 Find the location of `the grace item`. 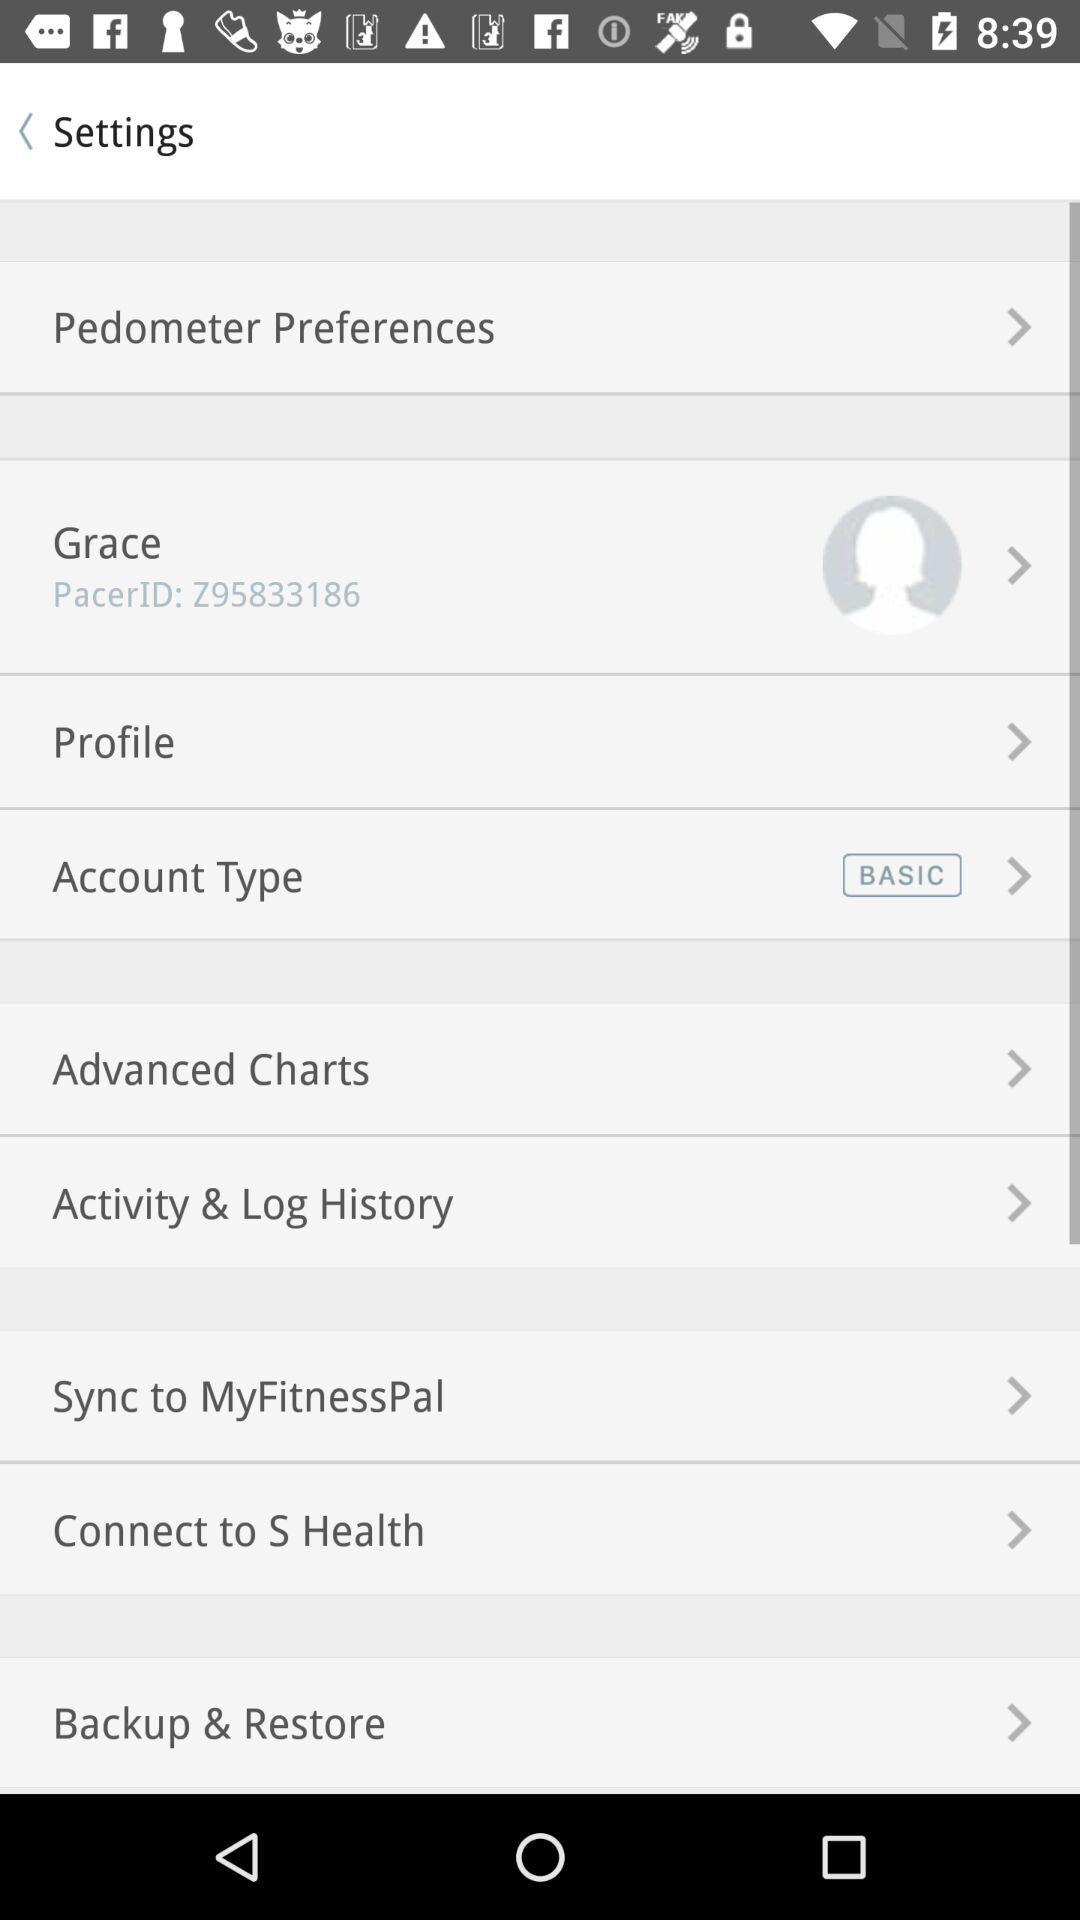

the grace item is located at coordinates (80, 541).